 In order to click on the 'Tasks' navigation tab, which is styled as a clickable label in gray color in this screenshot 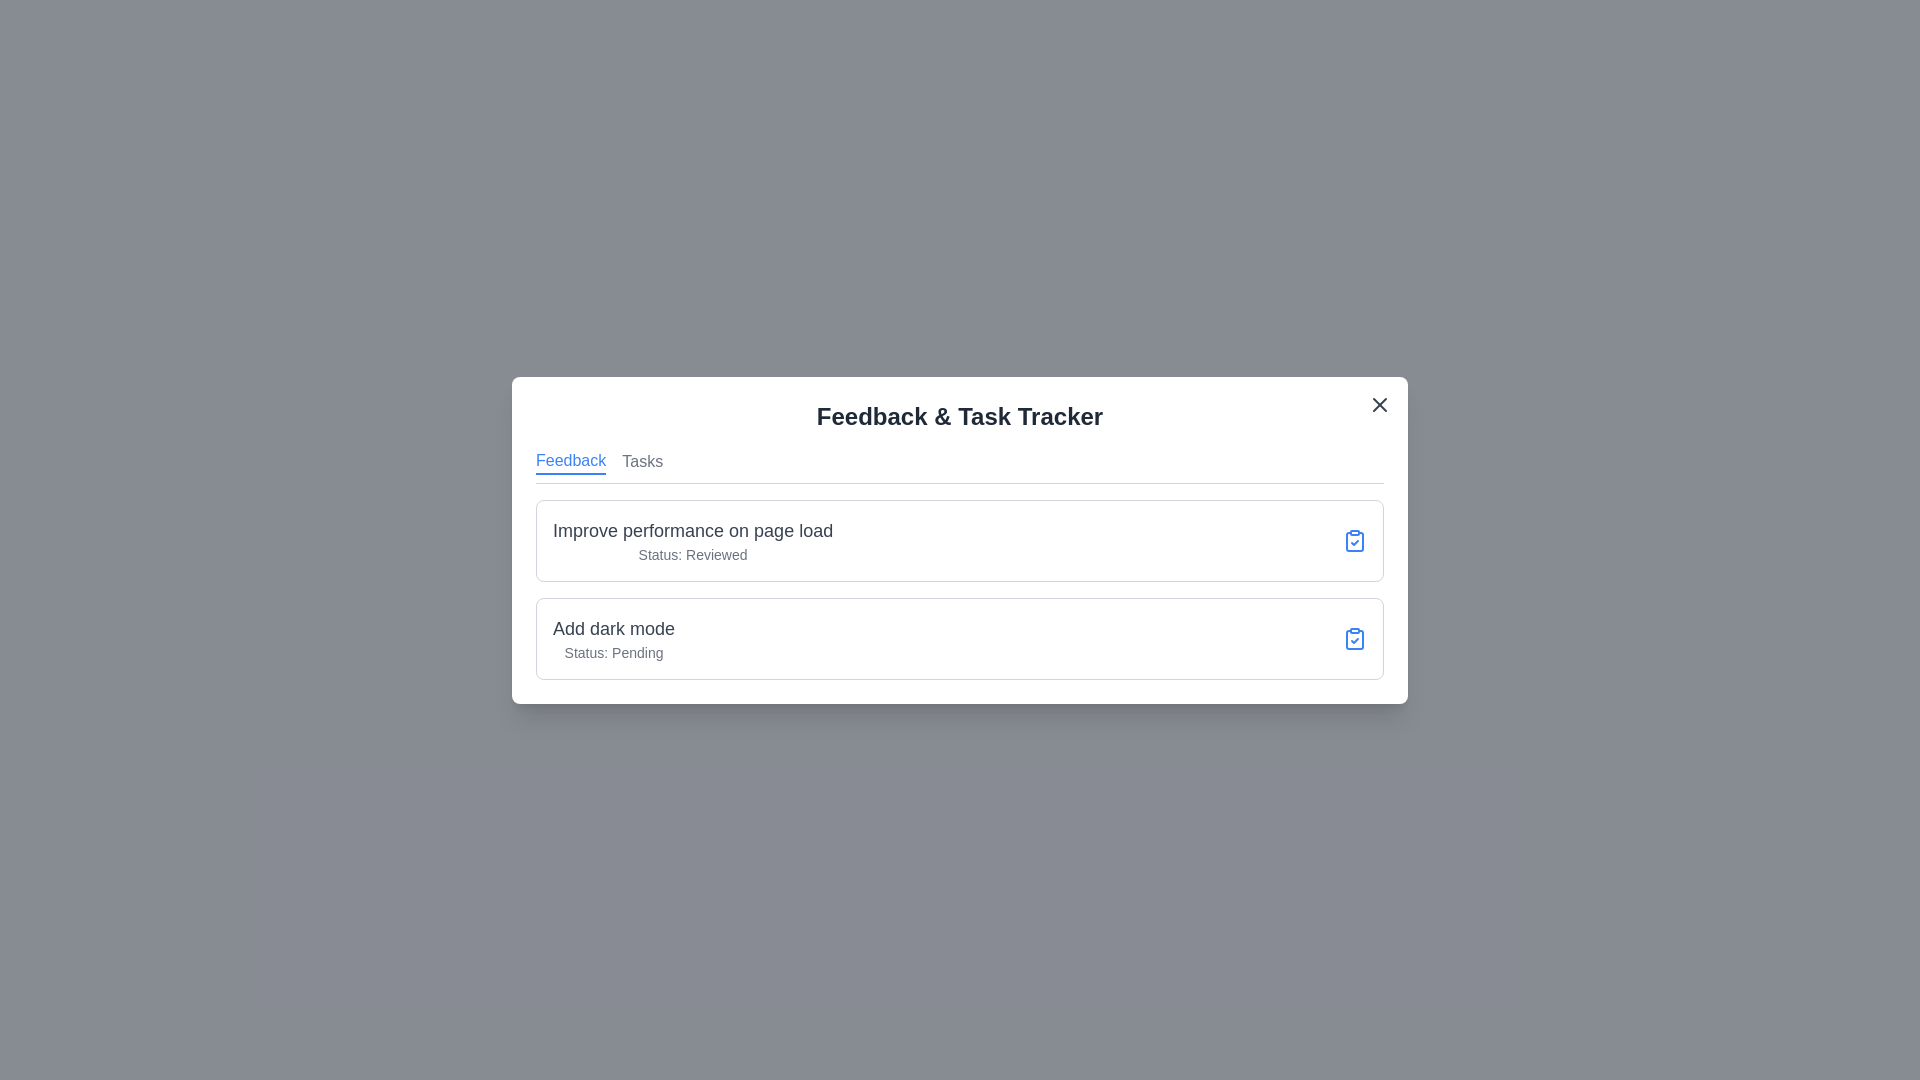, I will do `click(642, 461)`.